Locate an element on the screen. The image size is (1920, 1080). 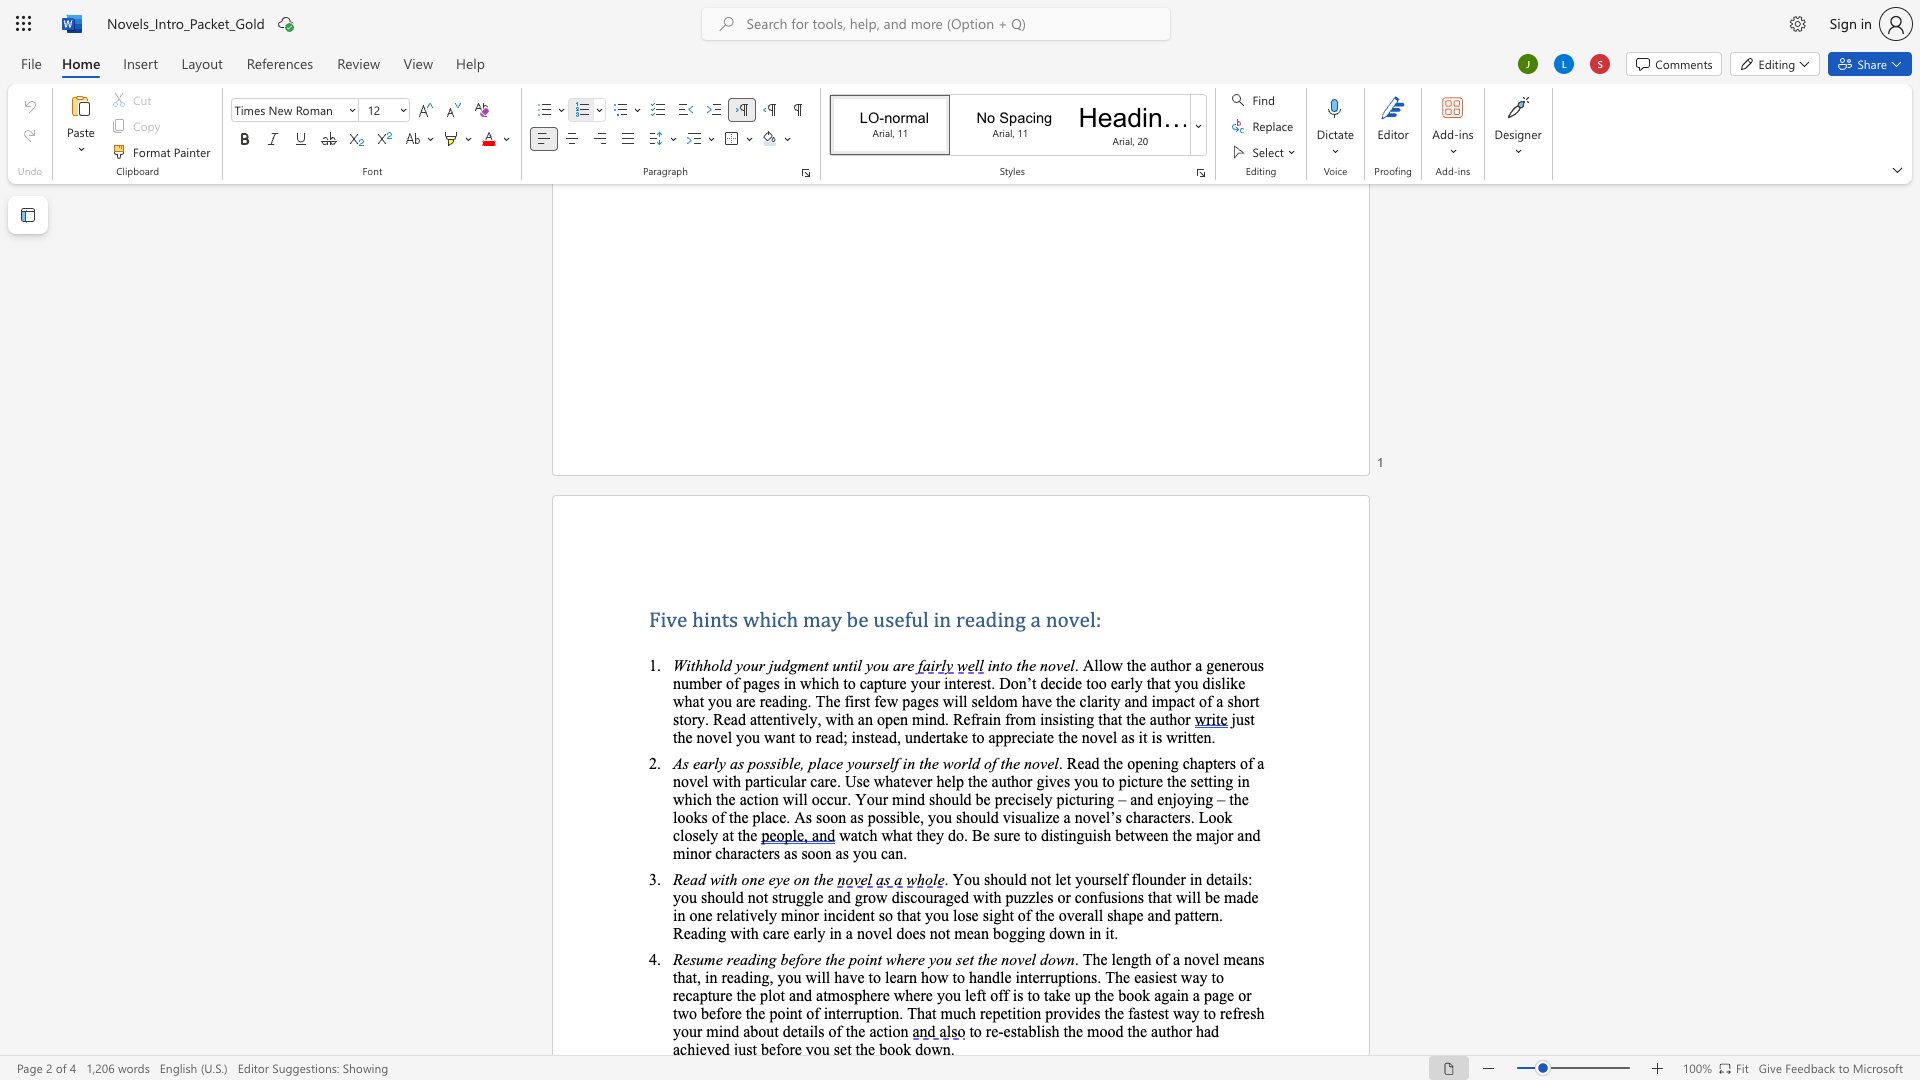
the 26th character "e" in the text is located at coordinates (760, 1013).